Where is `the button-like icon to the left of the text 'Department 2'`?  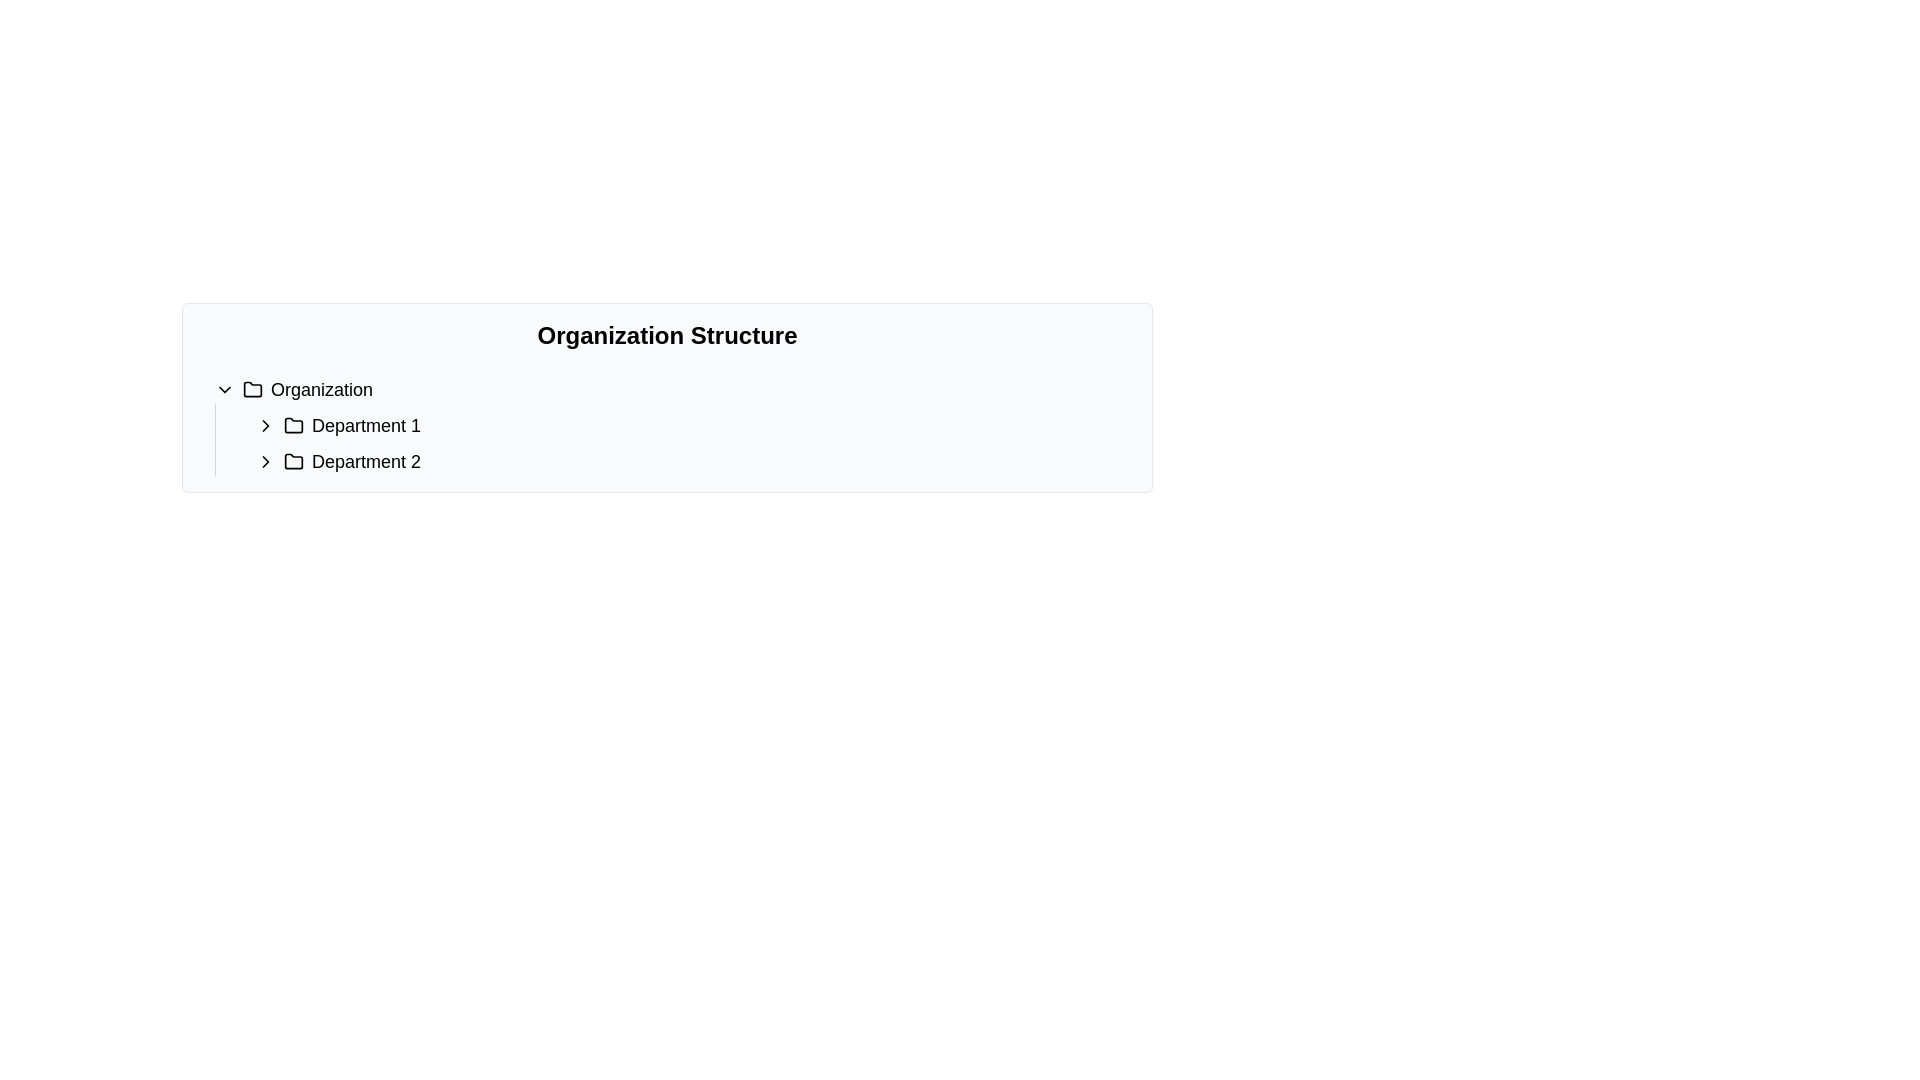
the button-like icon to the left of the text 'Department 2' is located at coordinates (264, 462).